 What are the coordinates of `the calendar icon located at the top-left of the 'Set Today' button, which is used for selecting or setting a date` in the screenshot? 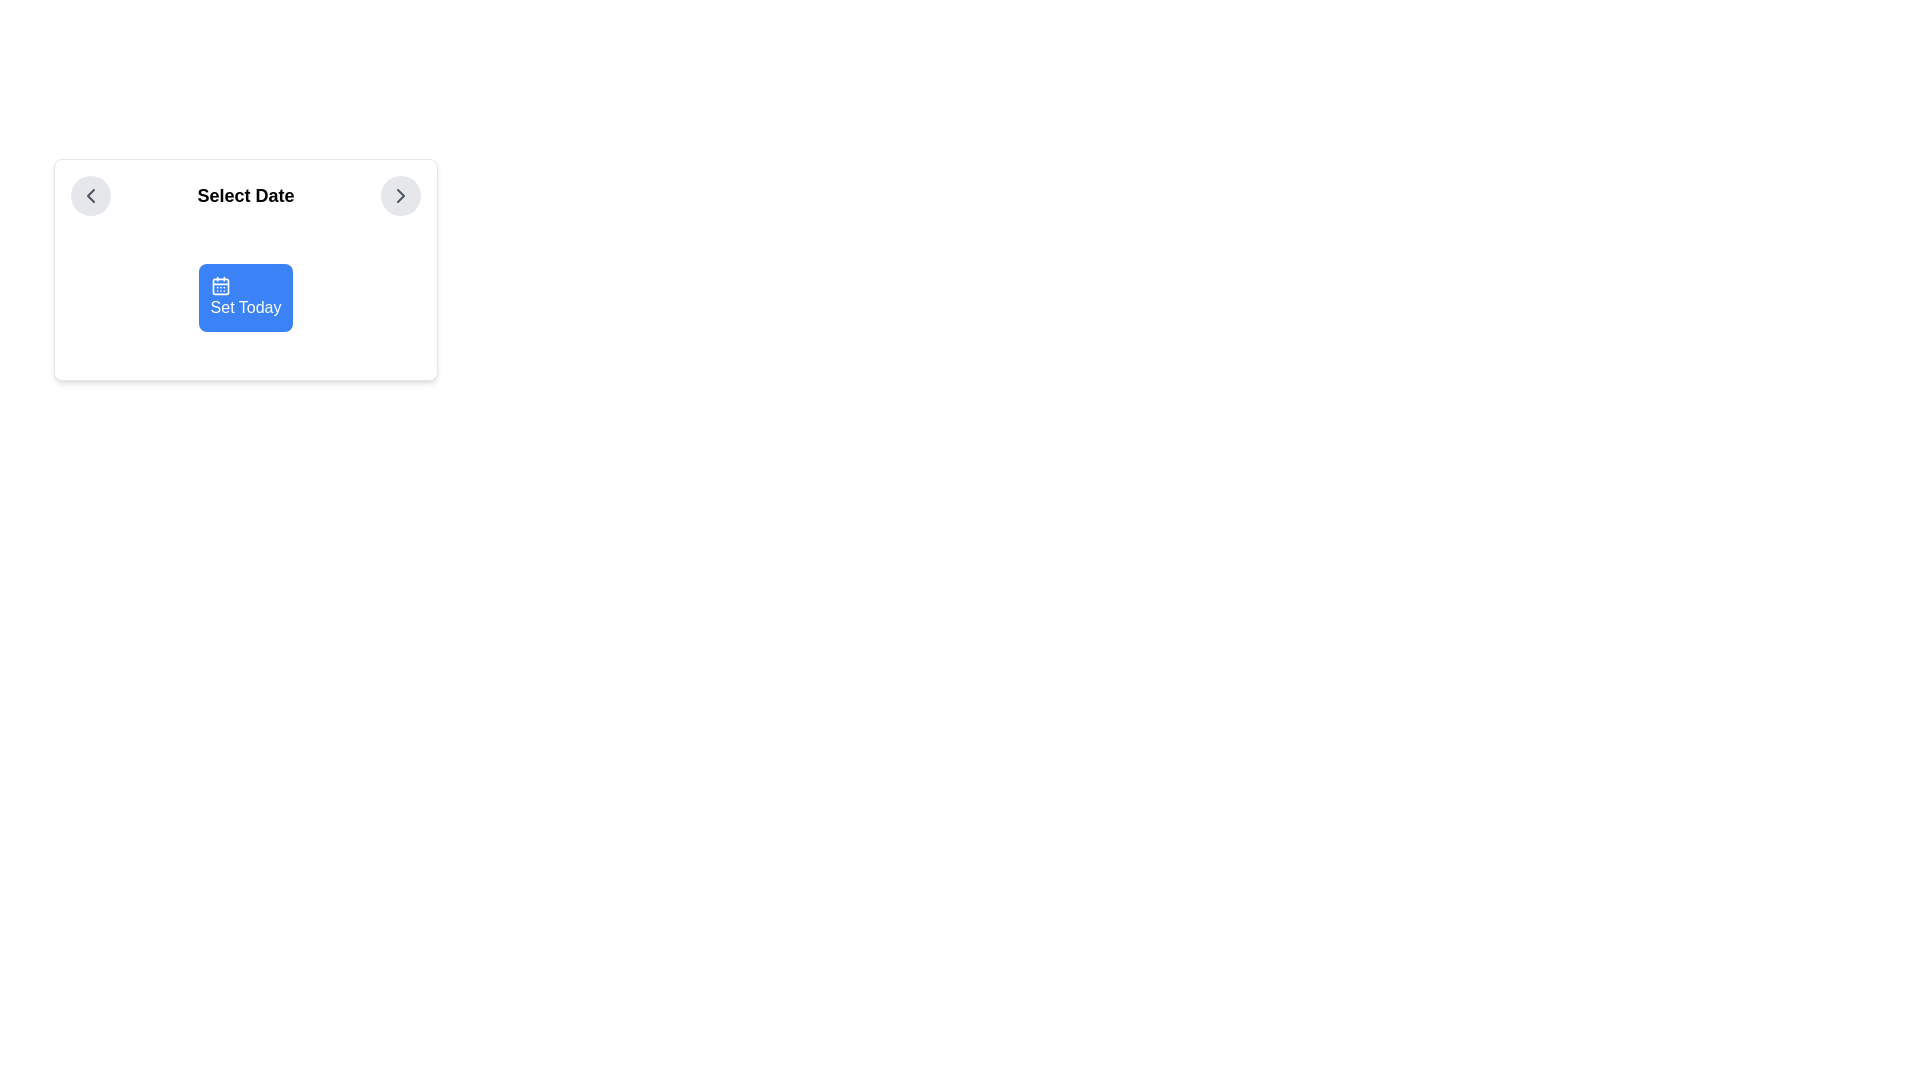 It's located at (220, 285).